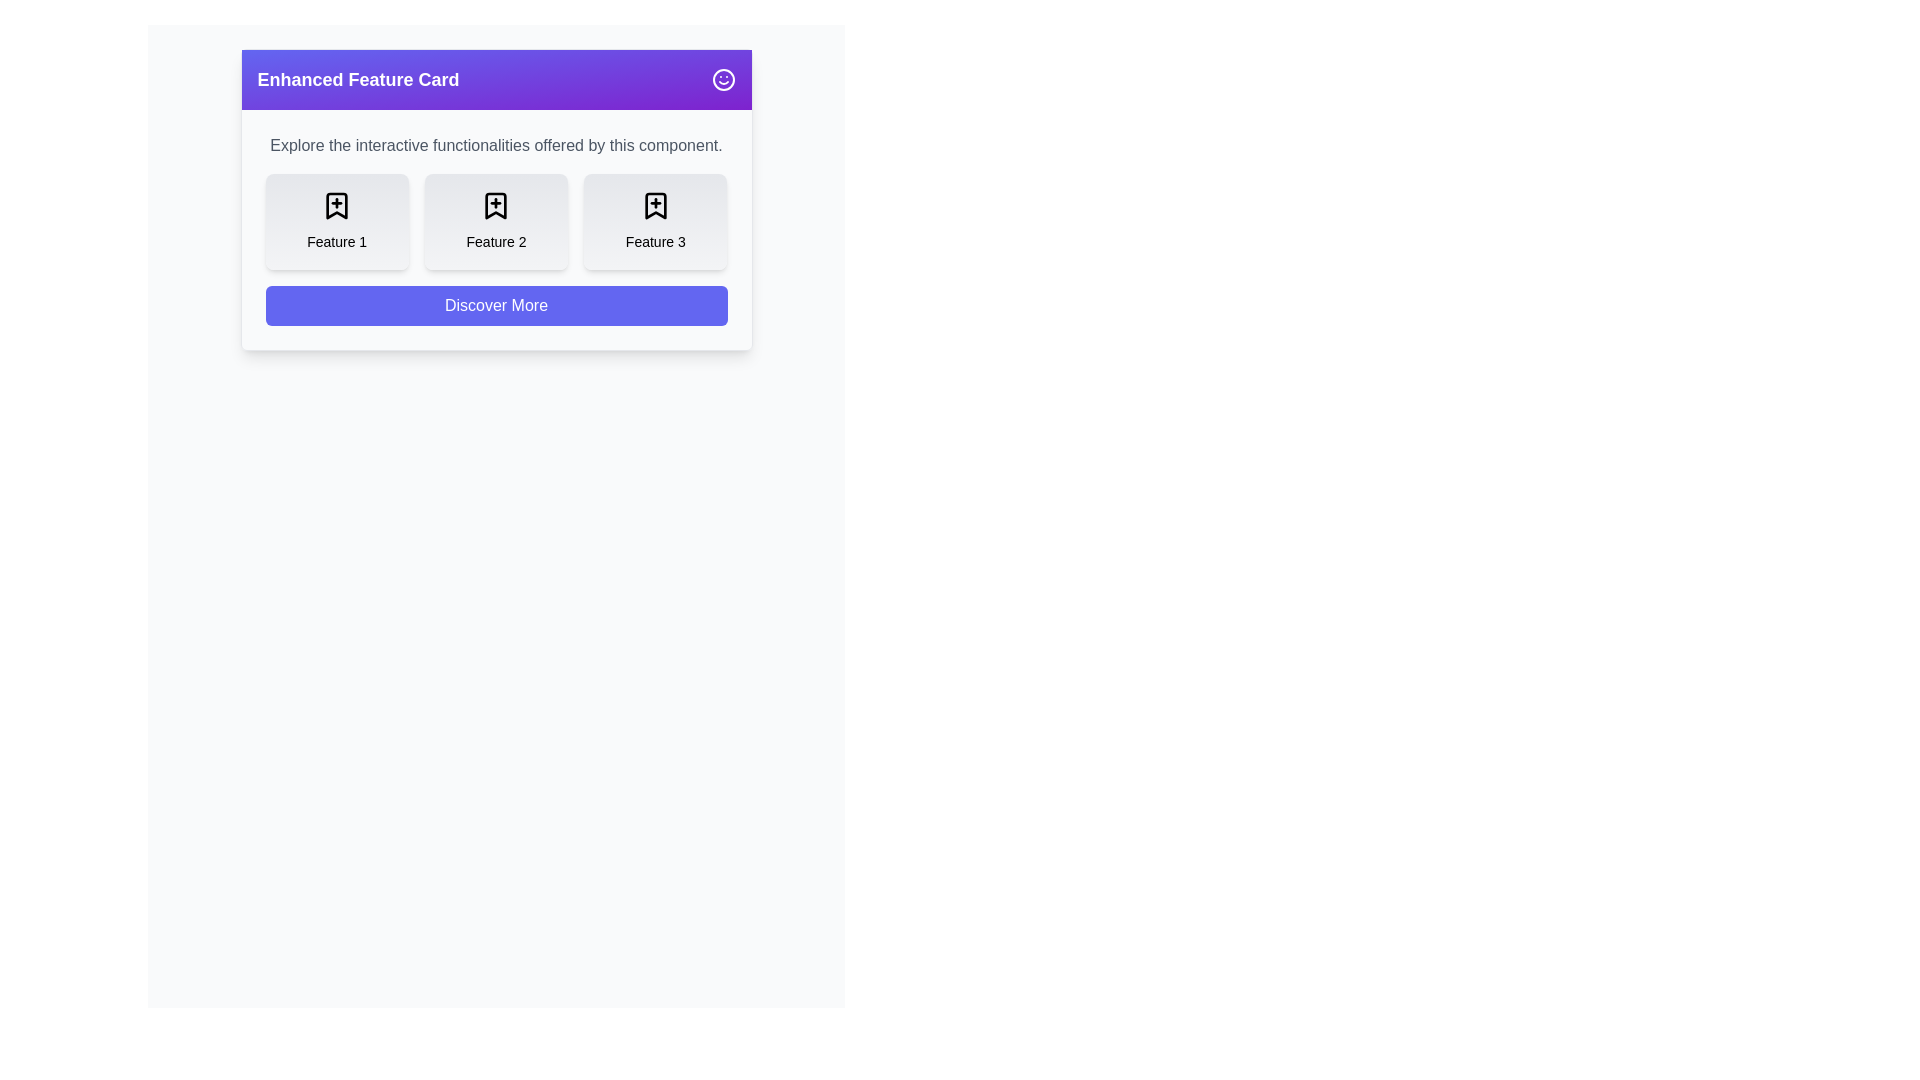 The height and width of the screenshot is (1080, 1920). I want to click on the SVG icon containing the circular shape located in the top right corner of the purple header section, so click(722, 79).